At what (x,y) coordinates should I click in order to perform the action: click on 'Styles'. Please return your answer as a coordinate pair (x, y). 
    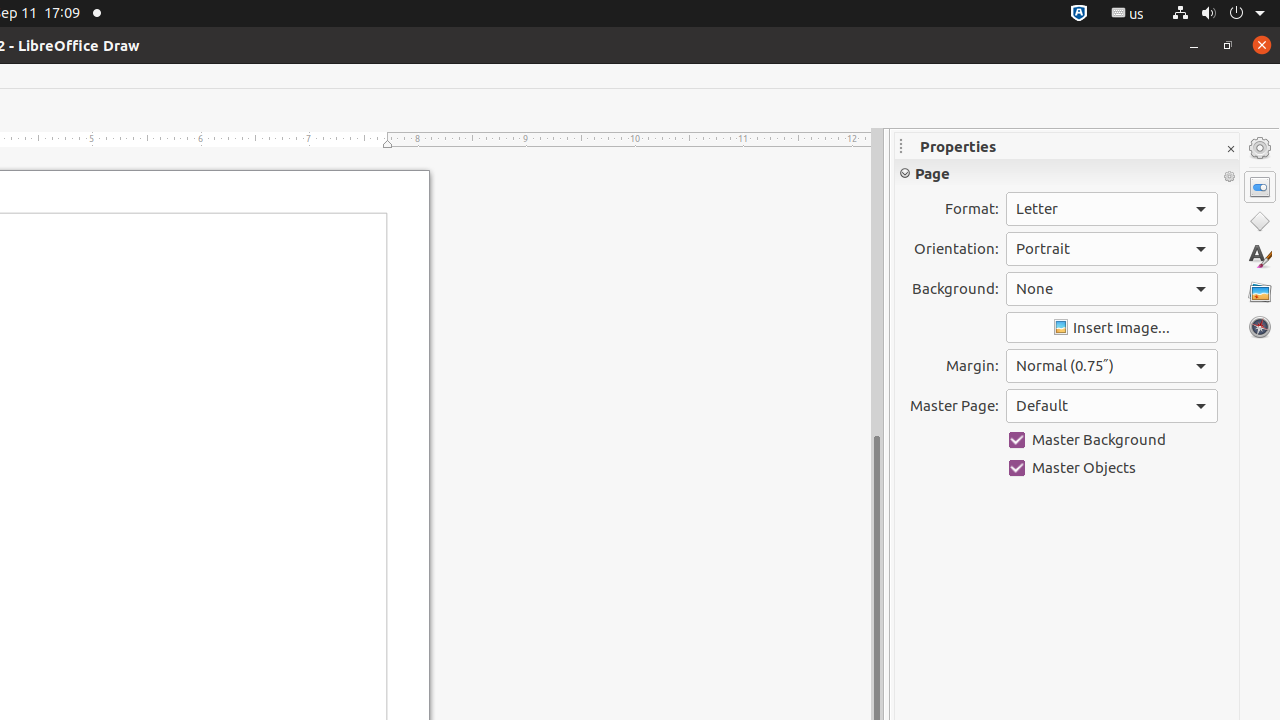
    Looking at the image, I should click on (1259, 255).